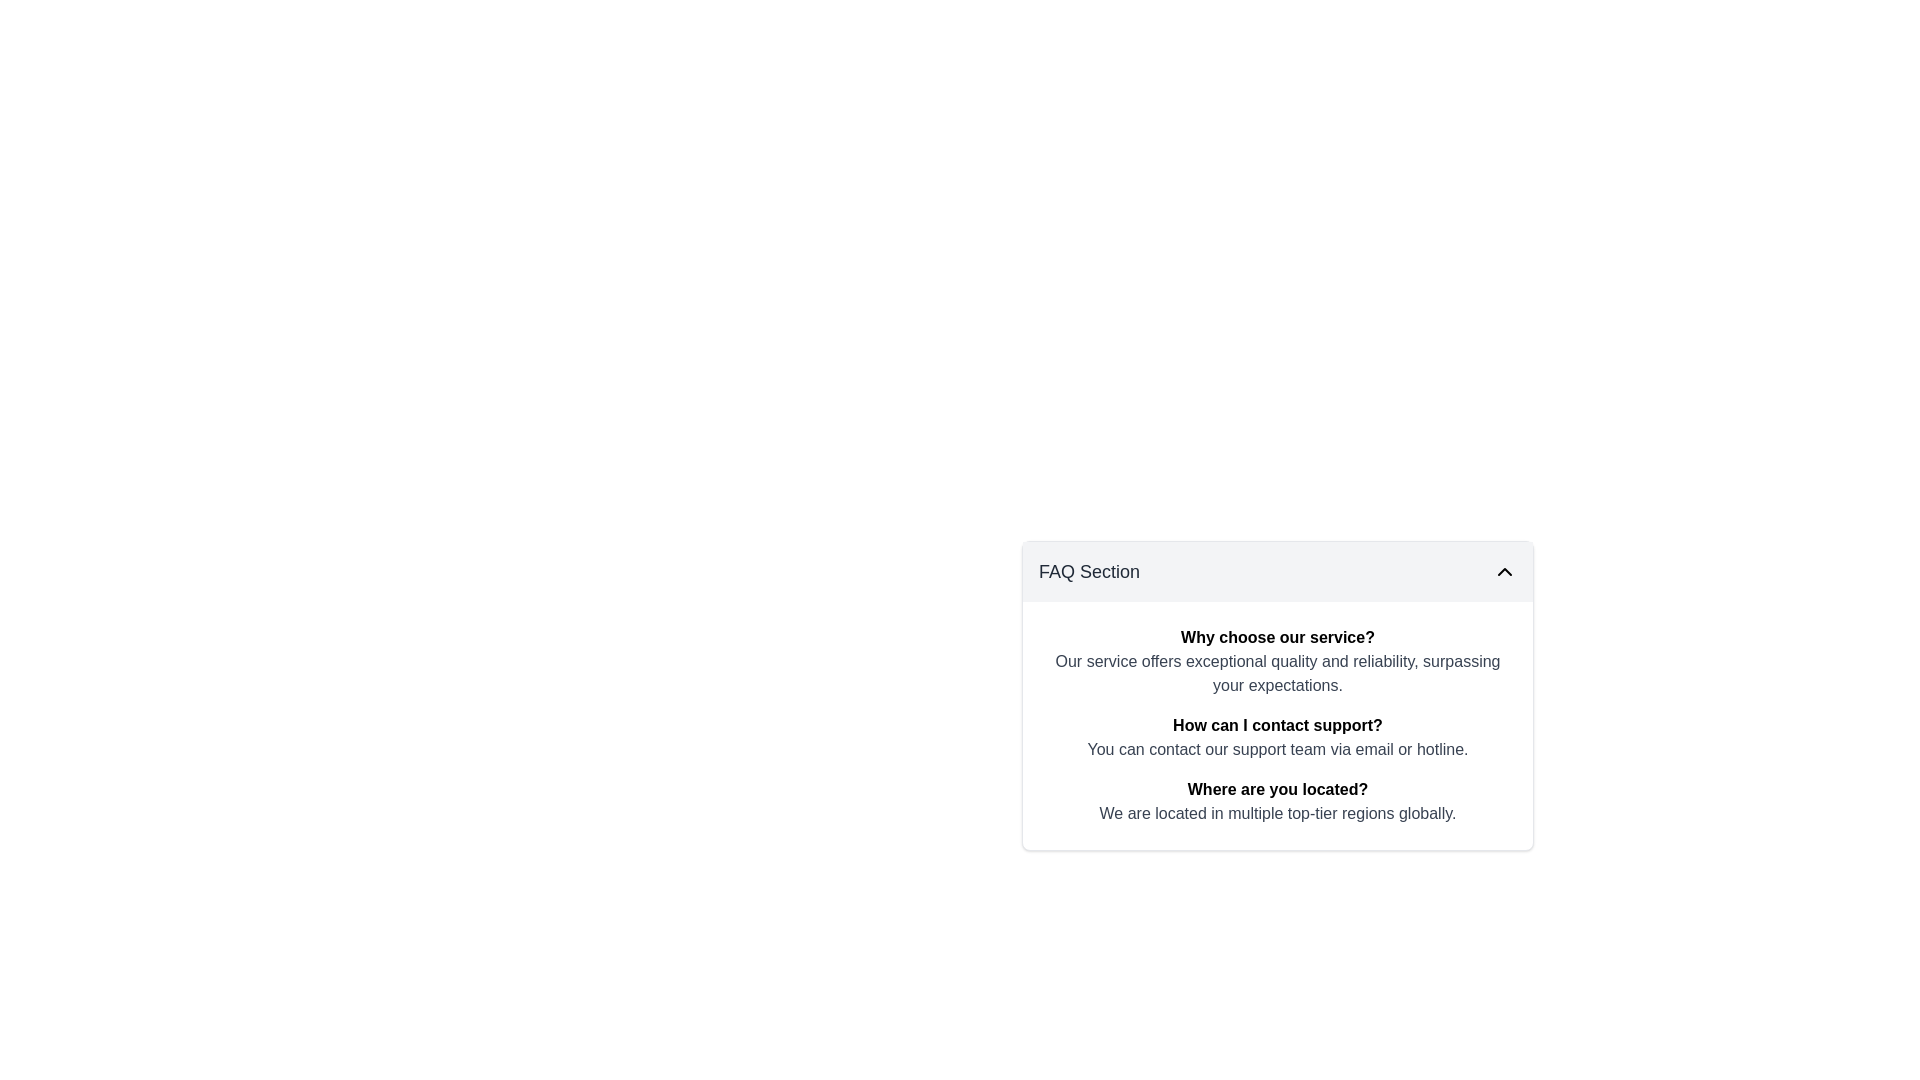 The width and height of the screenshot is (1920, 1080). Describe the element at coordinates (1505, 571) in the screenshot. I see `the upward-pointing arrow icon located in the 'FAQ Section'` at that location.